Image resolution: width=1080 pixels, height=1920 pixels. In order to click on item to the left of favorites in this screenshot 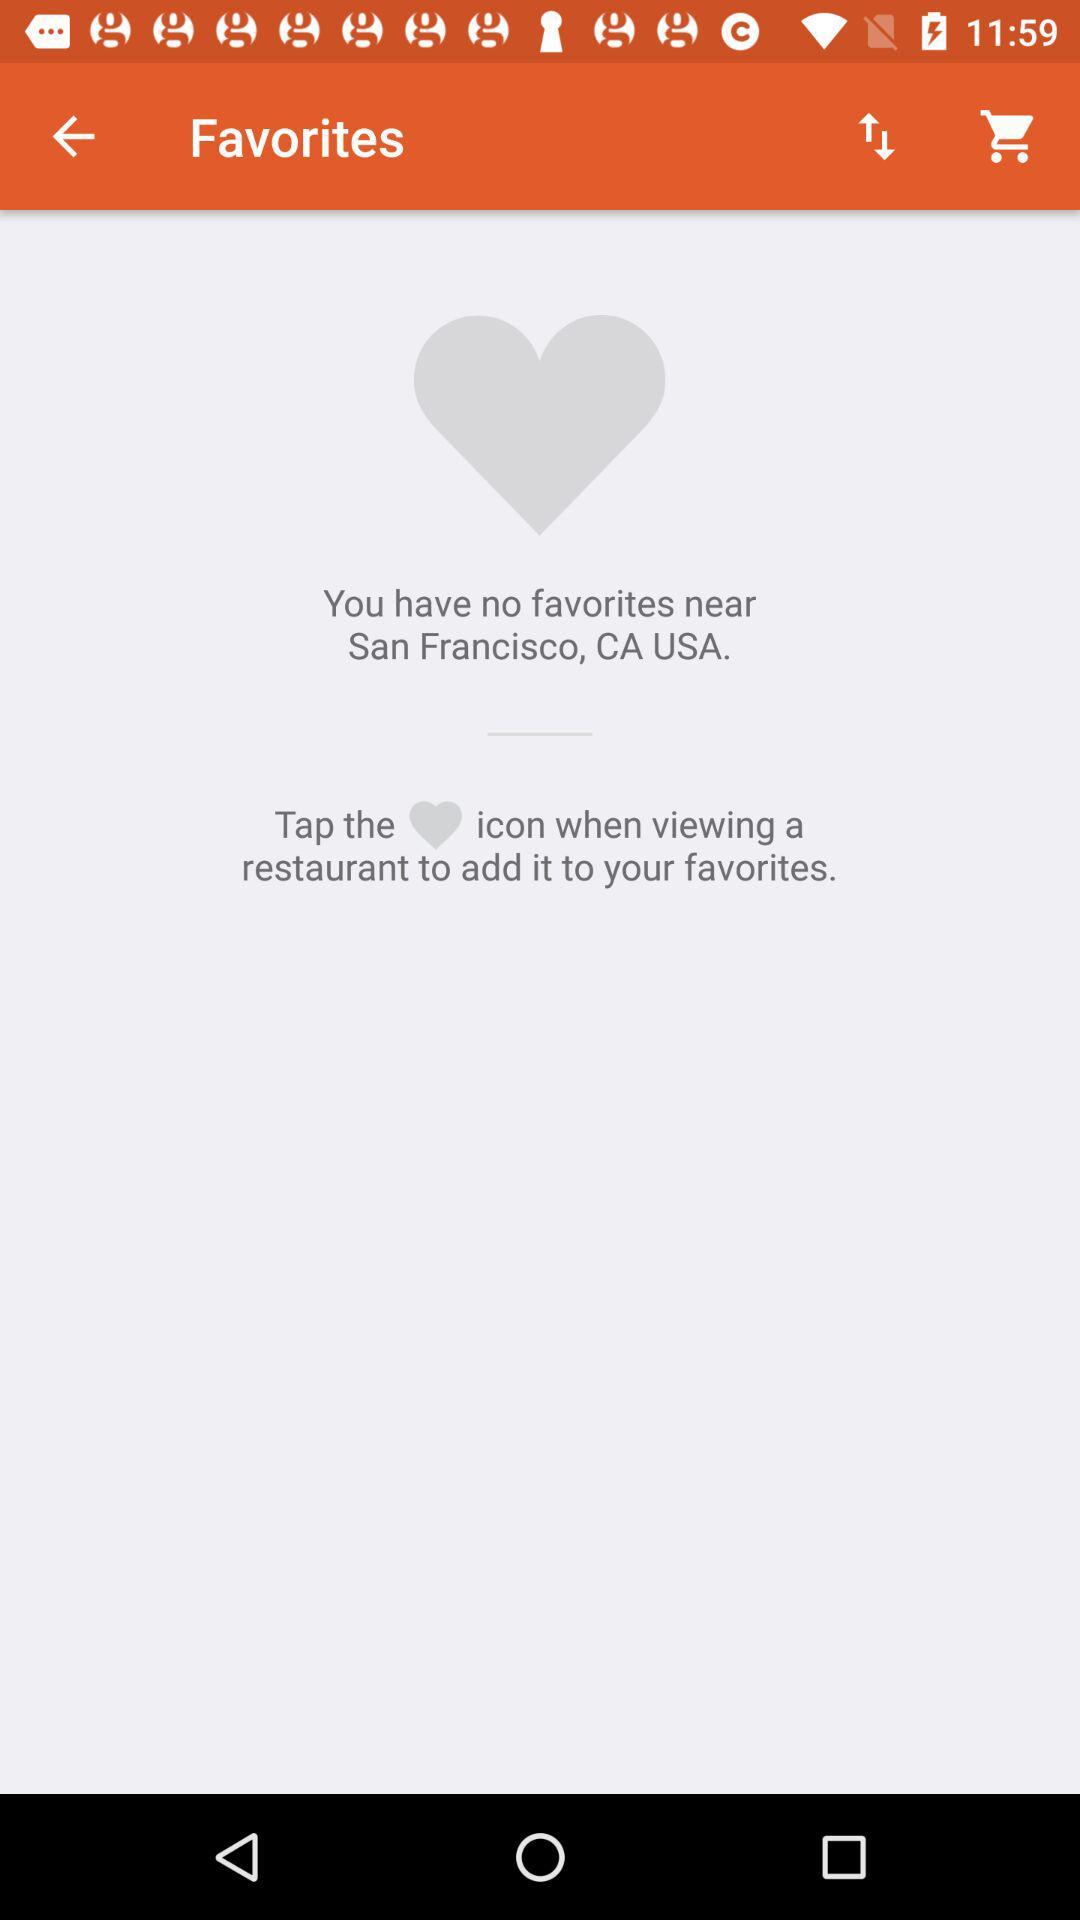, I will do `click(72, 135)`.